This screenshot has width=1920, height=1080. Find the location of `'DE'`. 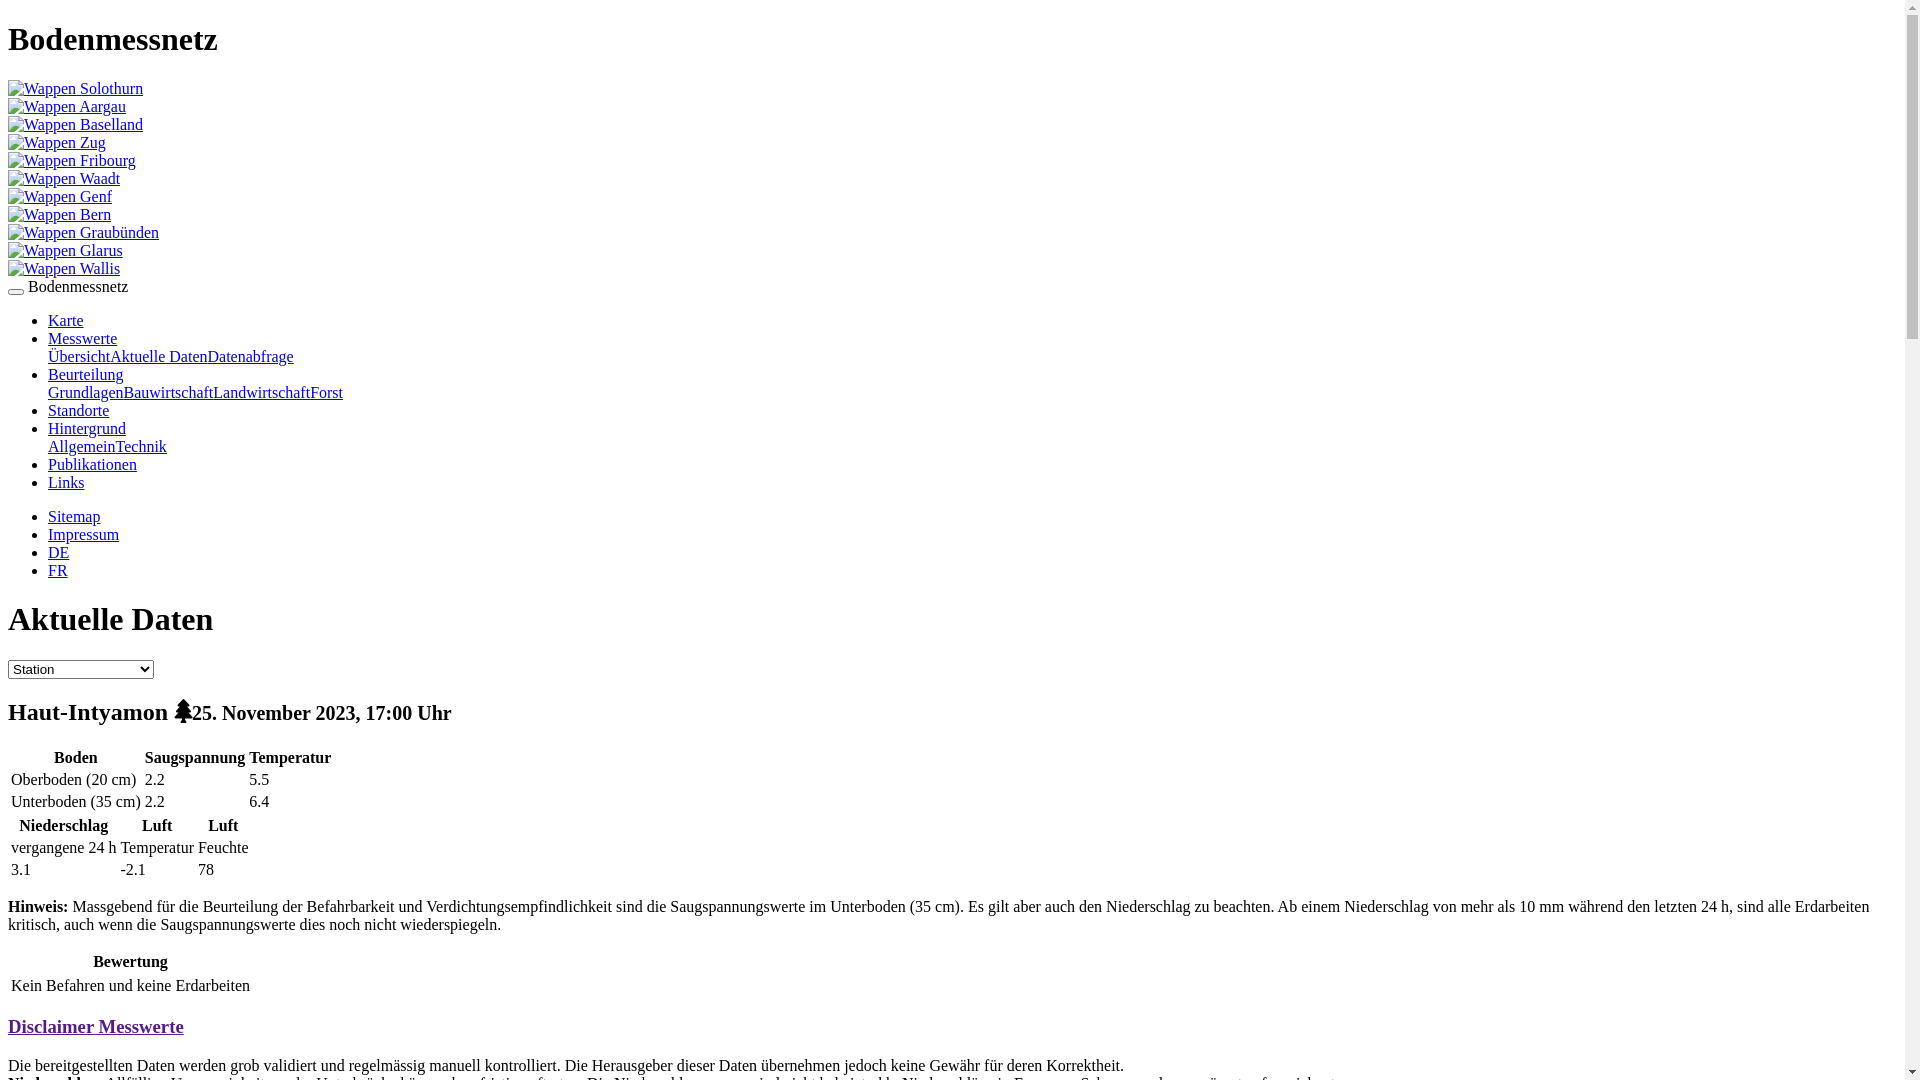

'DE' is located at coordinates (58, 552).